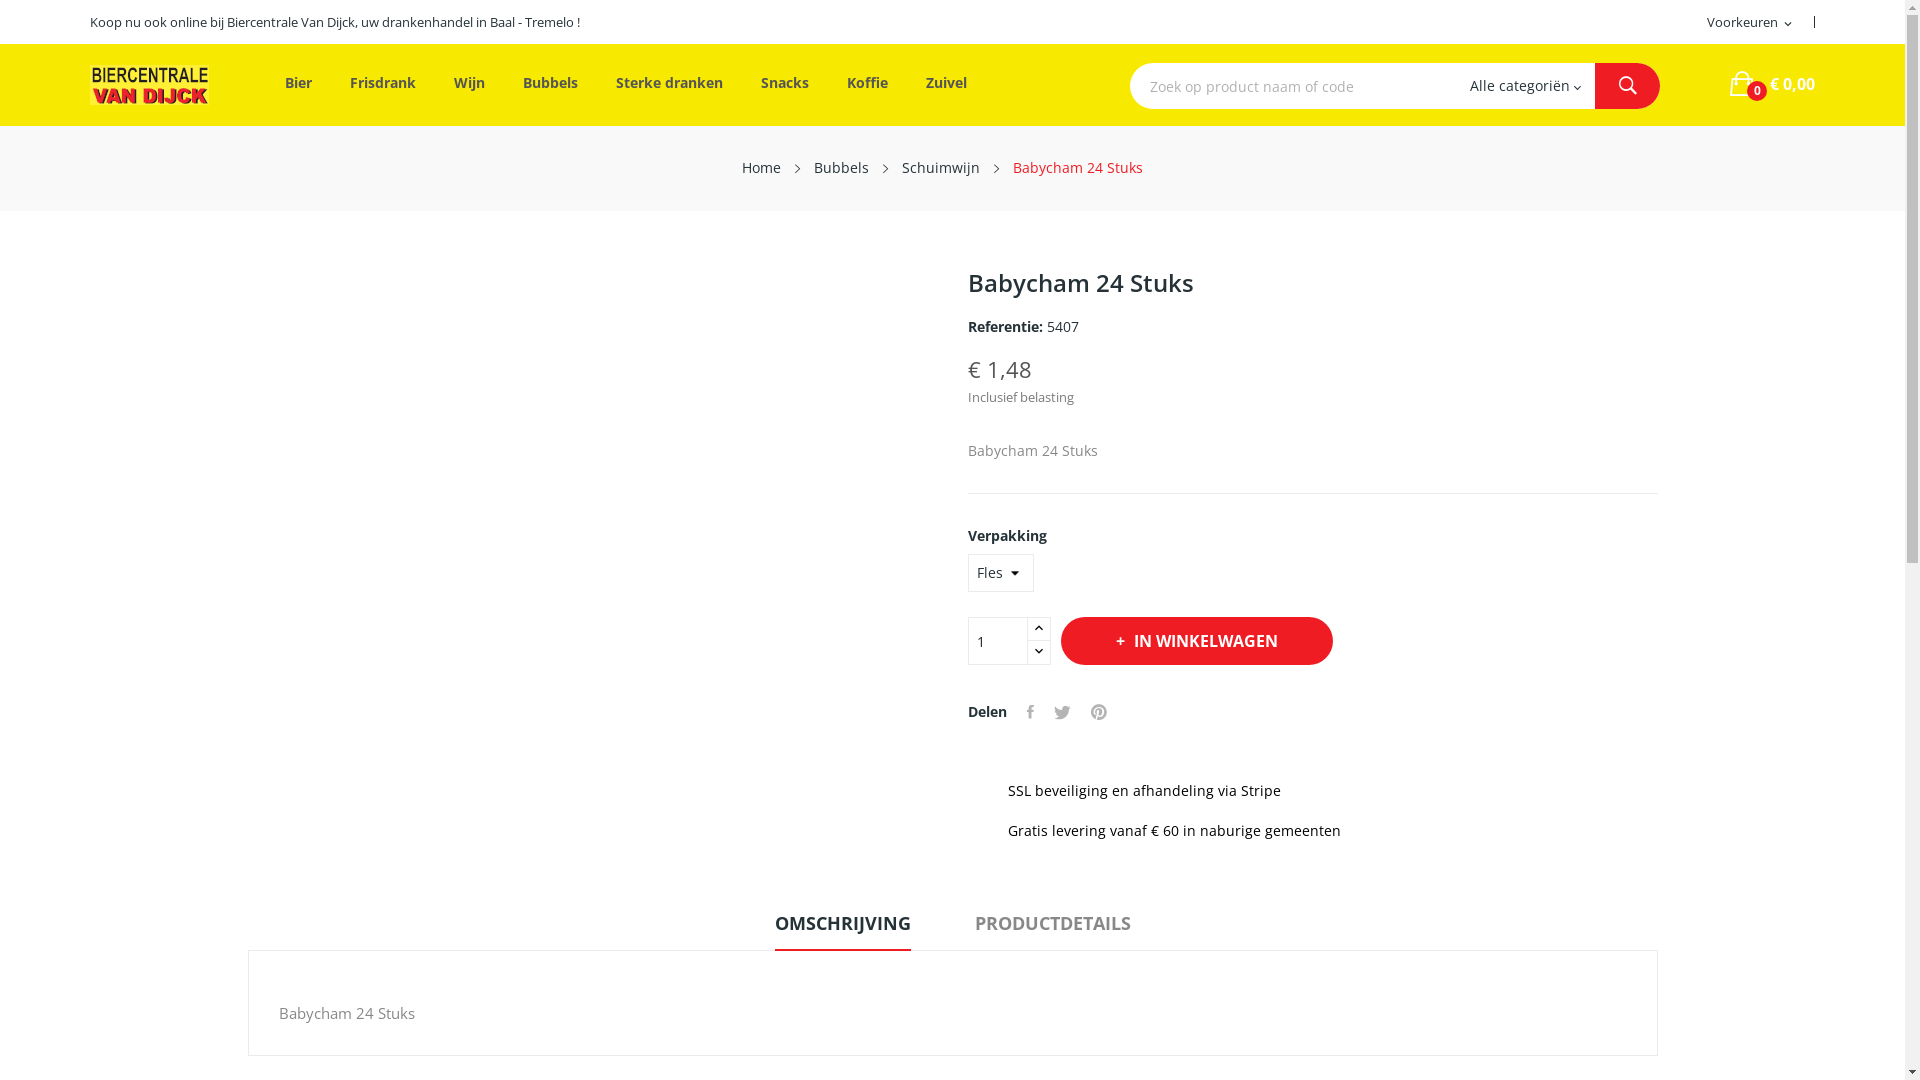 The width and height of the screenshot is (1920, 1080). What do you see at coordinates (468, 83) in the screenshot?
I see `'Wijn'` at bounding box center [468, 83].